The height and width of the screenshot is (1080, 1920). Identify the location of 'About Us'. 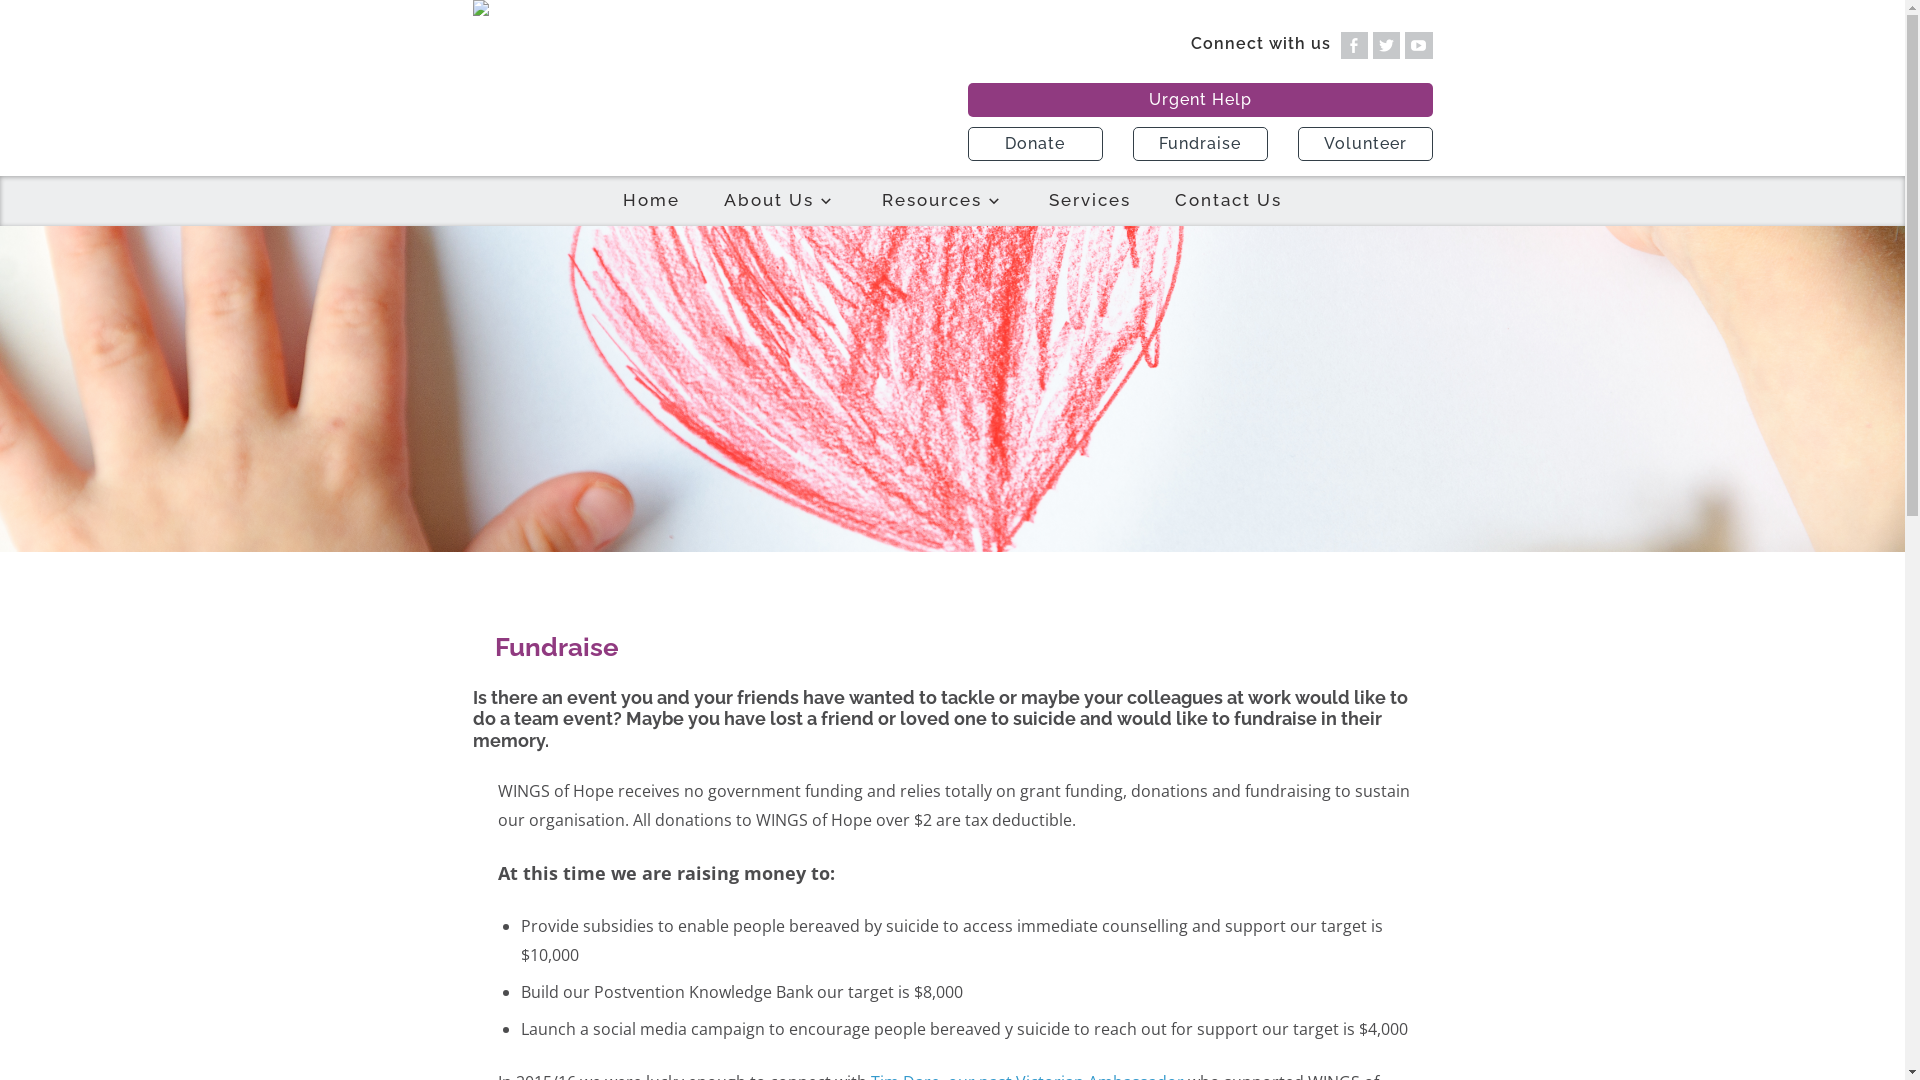
(779, 200).